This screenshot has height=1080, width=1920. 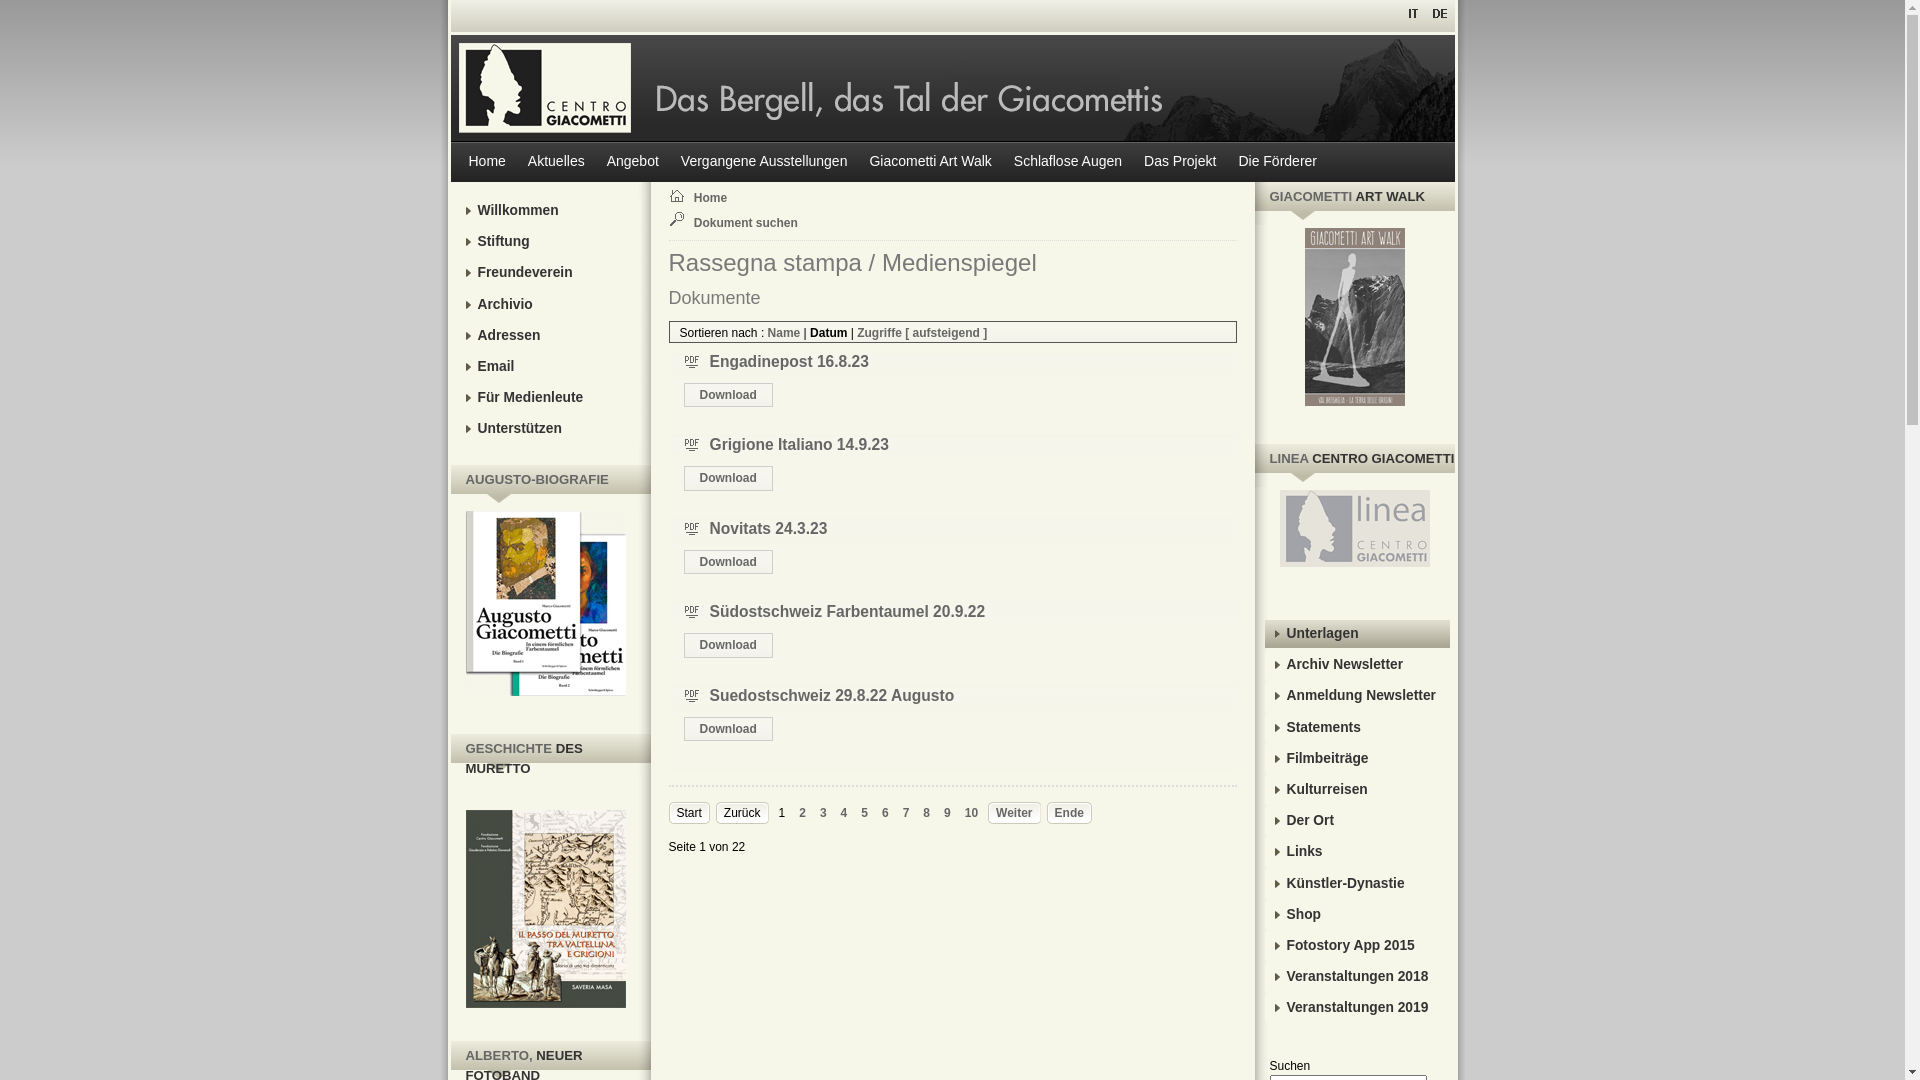 What do you see at coordinates (1437, 12) in the screenshot?
I see `'DE'` at bounding box center [1437, 12].